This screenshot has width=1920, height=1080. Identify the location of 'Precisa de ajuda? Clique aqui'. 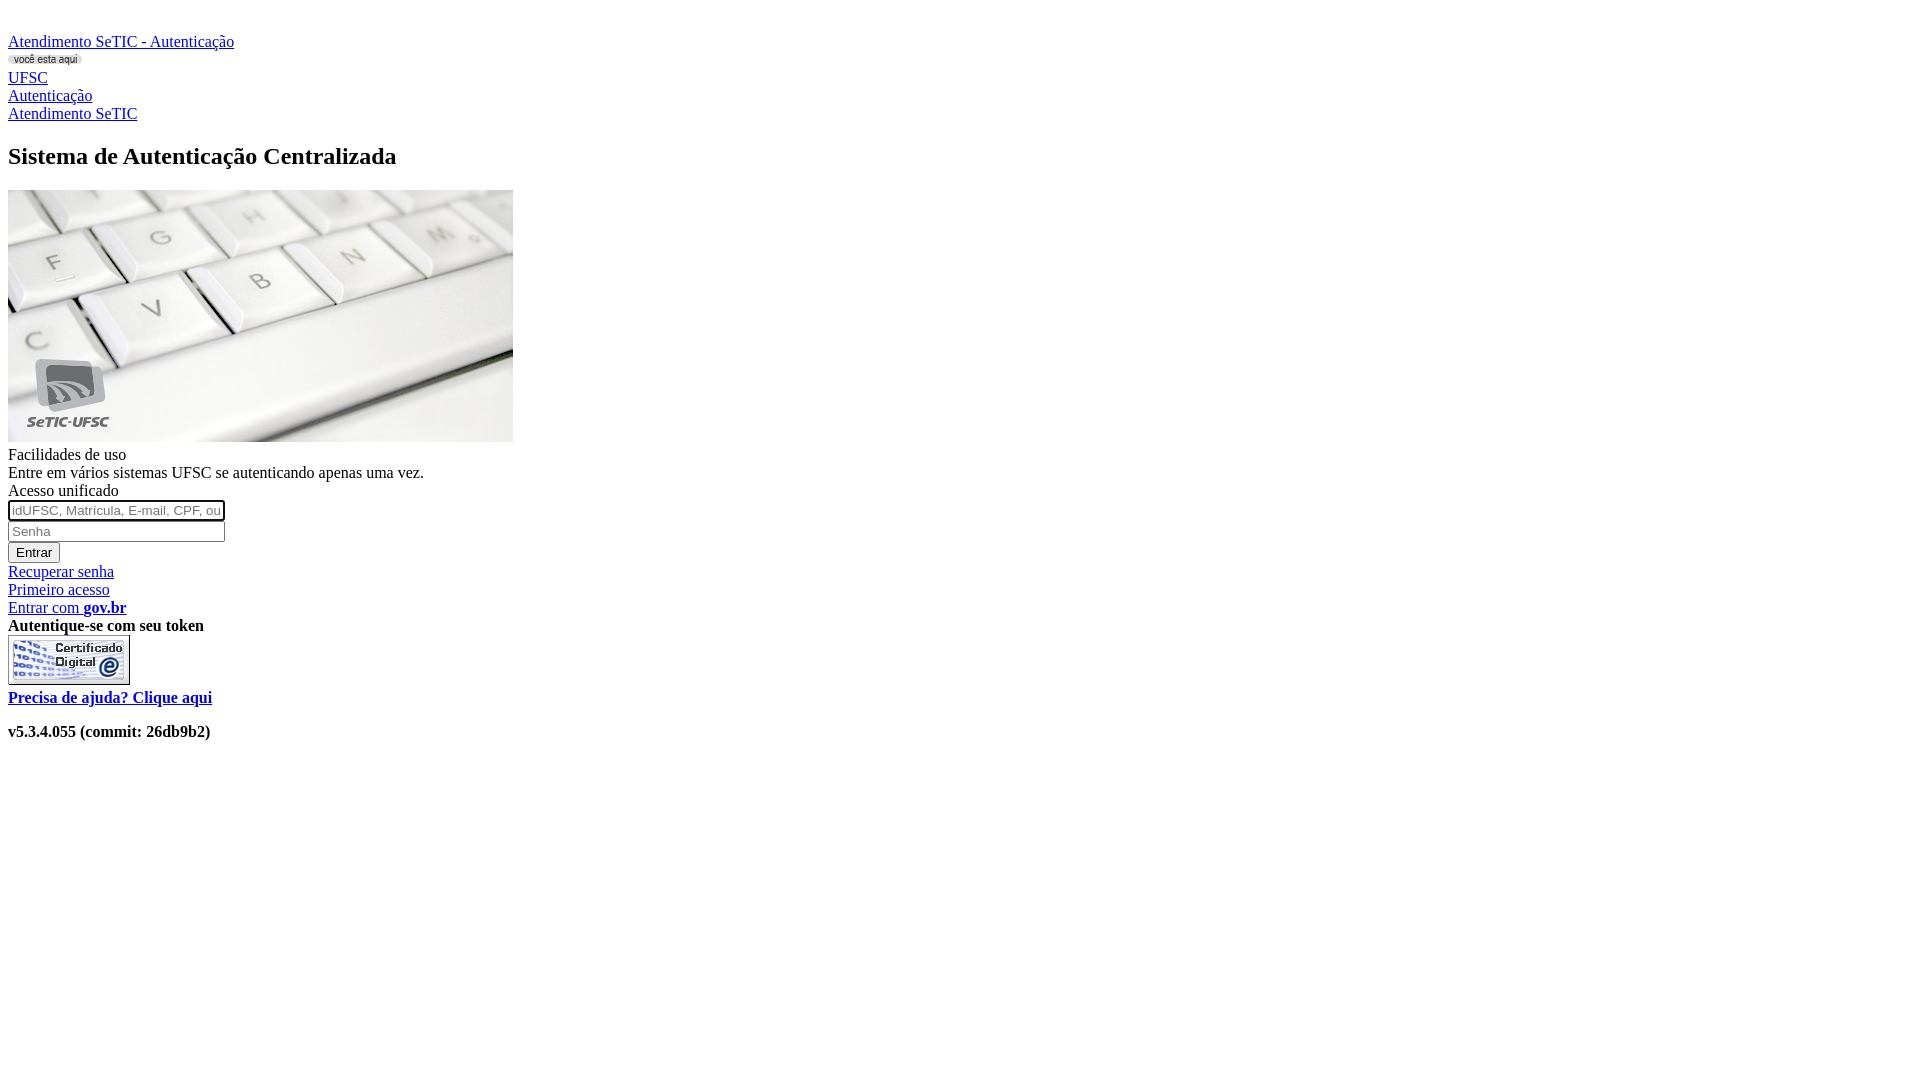
(109, 696).